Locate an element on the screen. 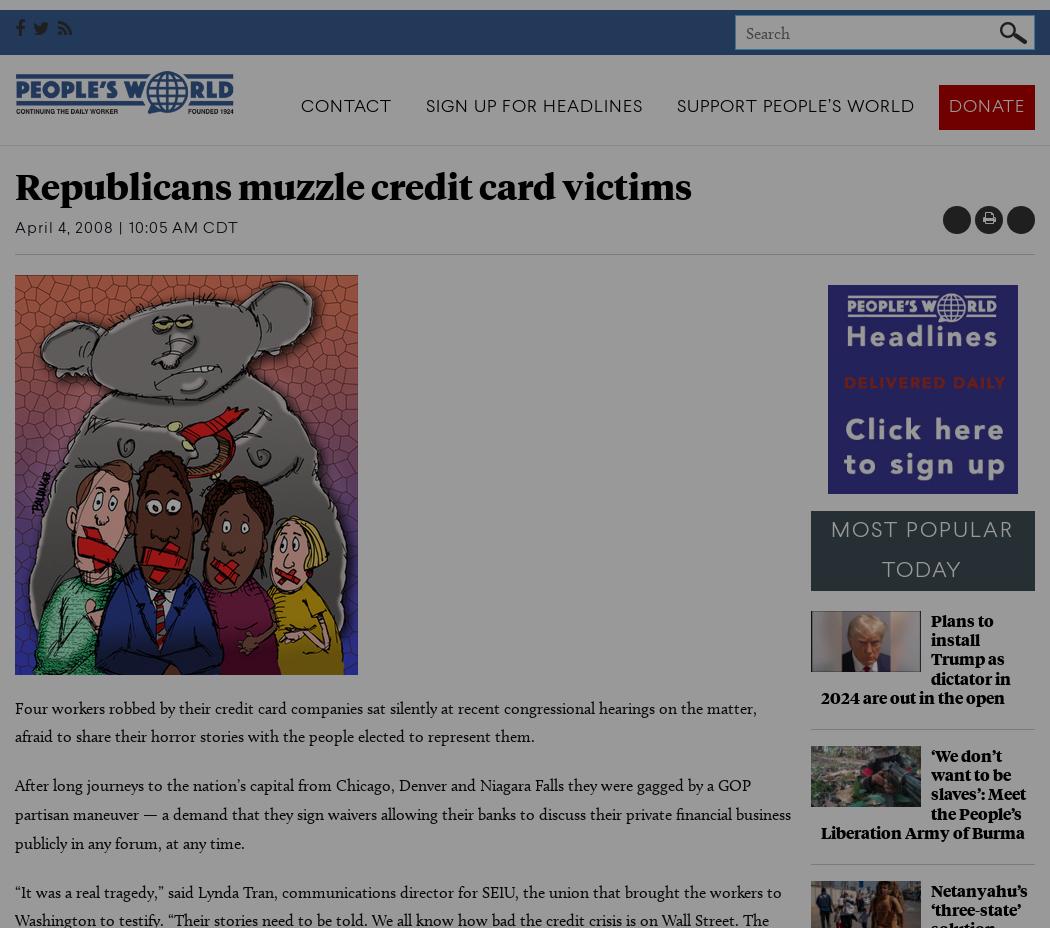 This screenshot has height=928, width=1050. 'April 4, 2008' is located at coordinates (63, 228).